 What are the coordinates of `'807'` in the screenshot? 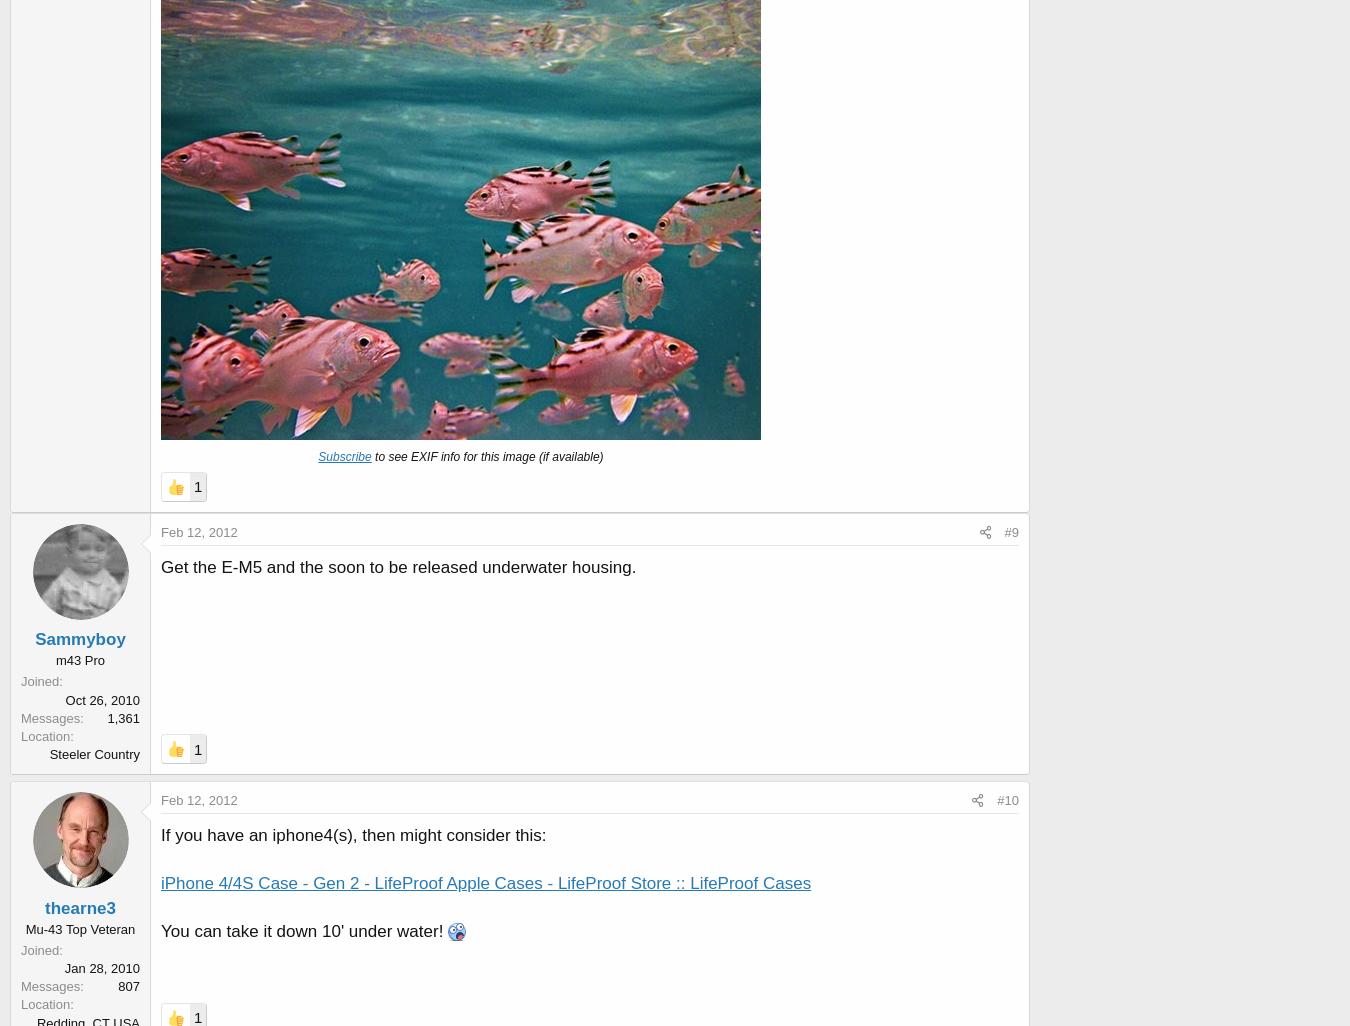 It's located at (129, 985).